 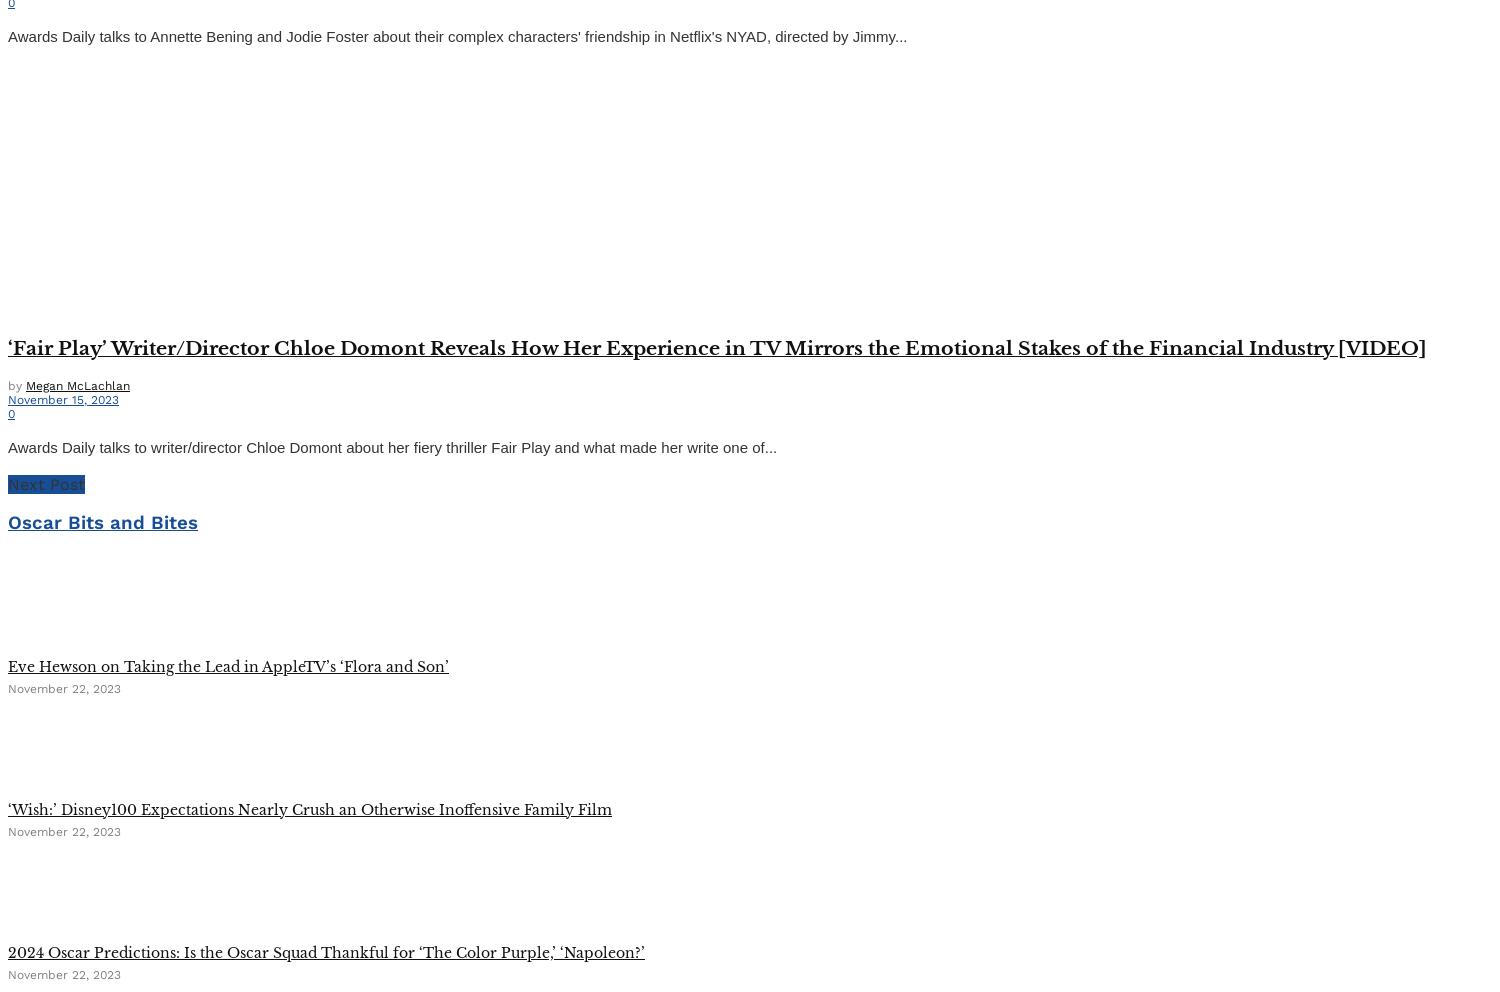 What do you see at coordinates (325, 952) in the screenshot?
I see `'2024 Oscar Predictions: Is the Oscar Squad Thankful for ‘The Color Purple,’ ‘Napoleon?’'` at bounding box center [325, 952].